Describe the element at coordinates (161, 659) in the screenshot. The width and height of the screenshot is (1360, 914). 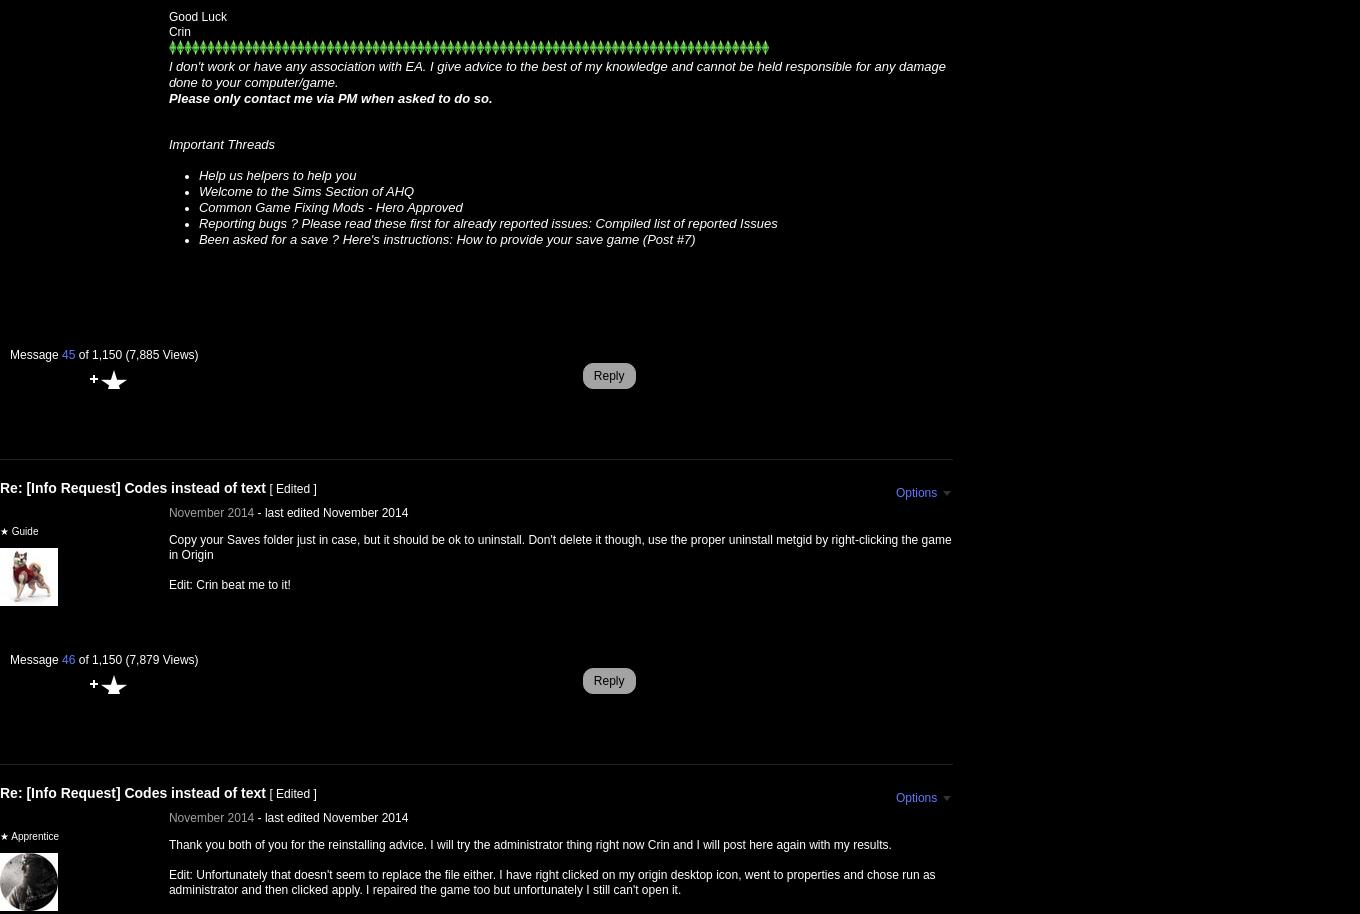
I see `'(7,879 Views)'` at that location.